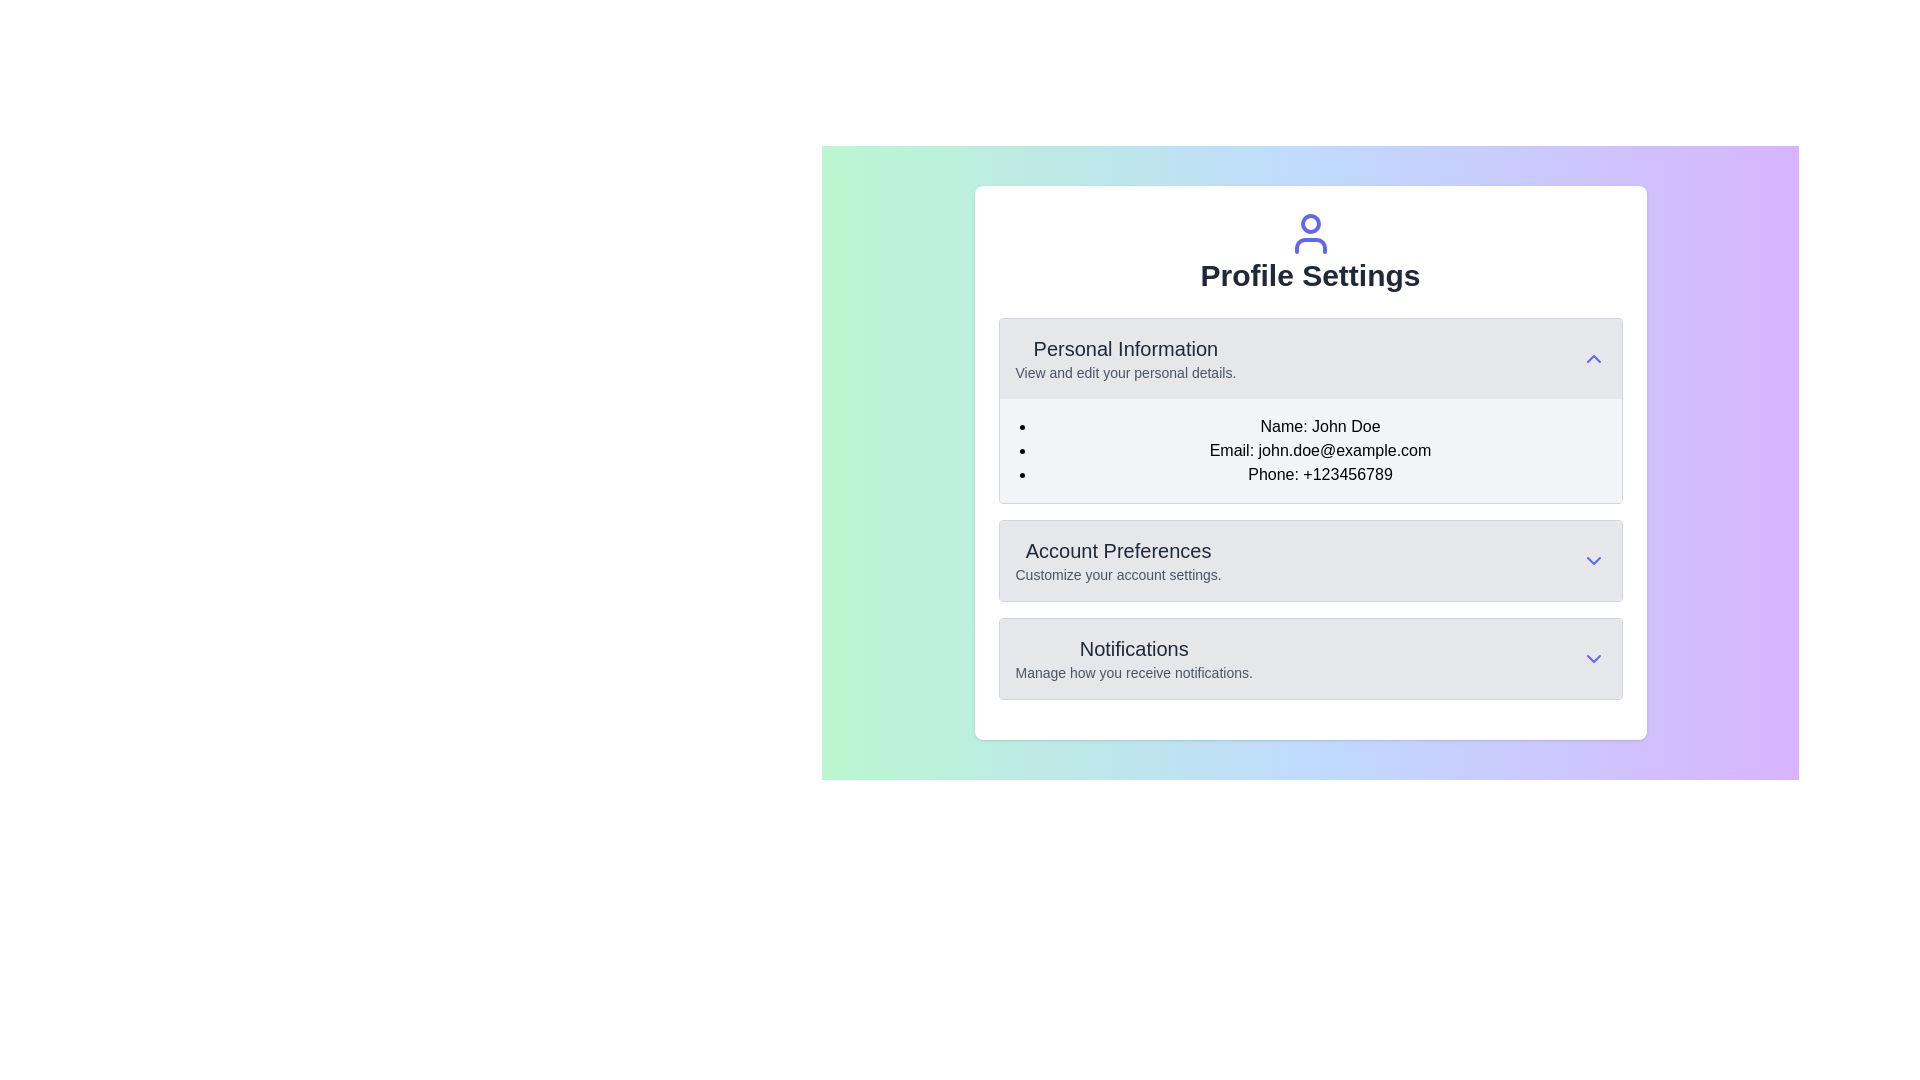 This screenshot has height=1080, width=1920. I want to click on the downward-facing indigo arrow icon in the 'Account Preferences' section, so click(1592, 560).